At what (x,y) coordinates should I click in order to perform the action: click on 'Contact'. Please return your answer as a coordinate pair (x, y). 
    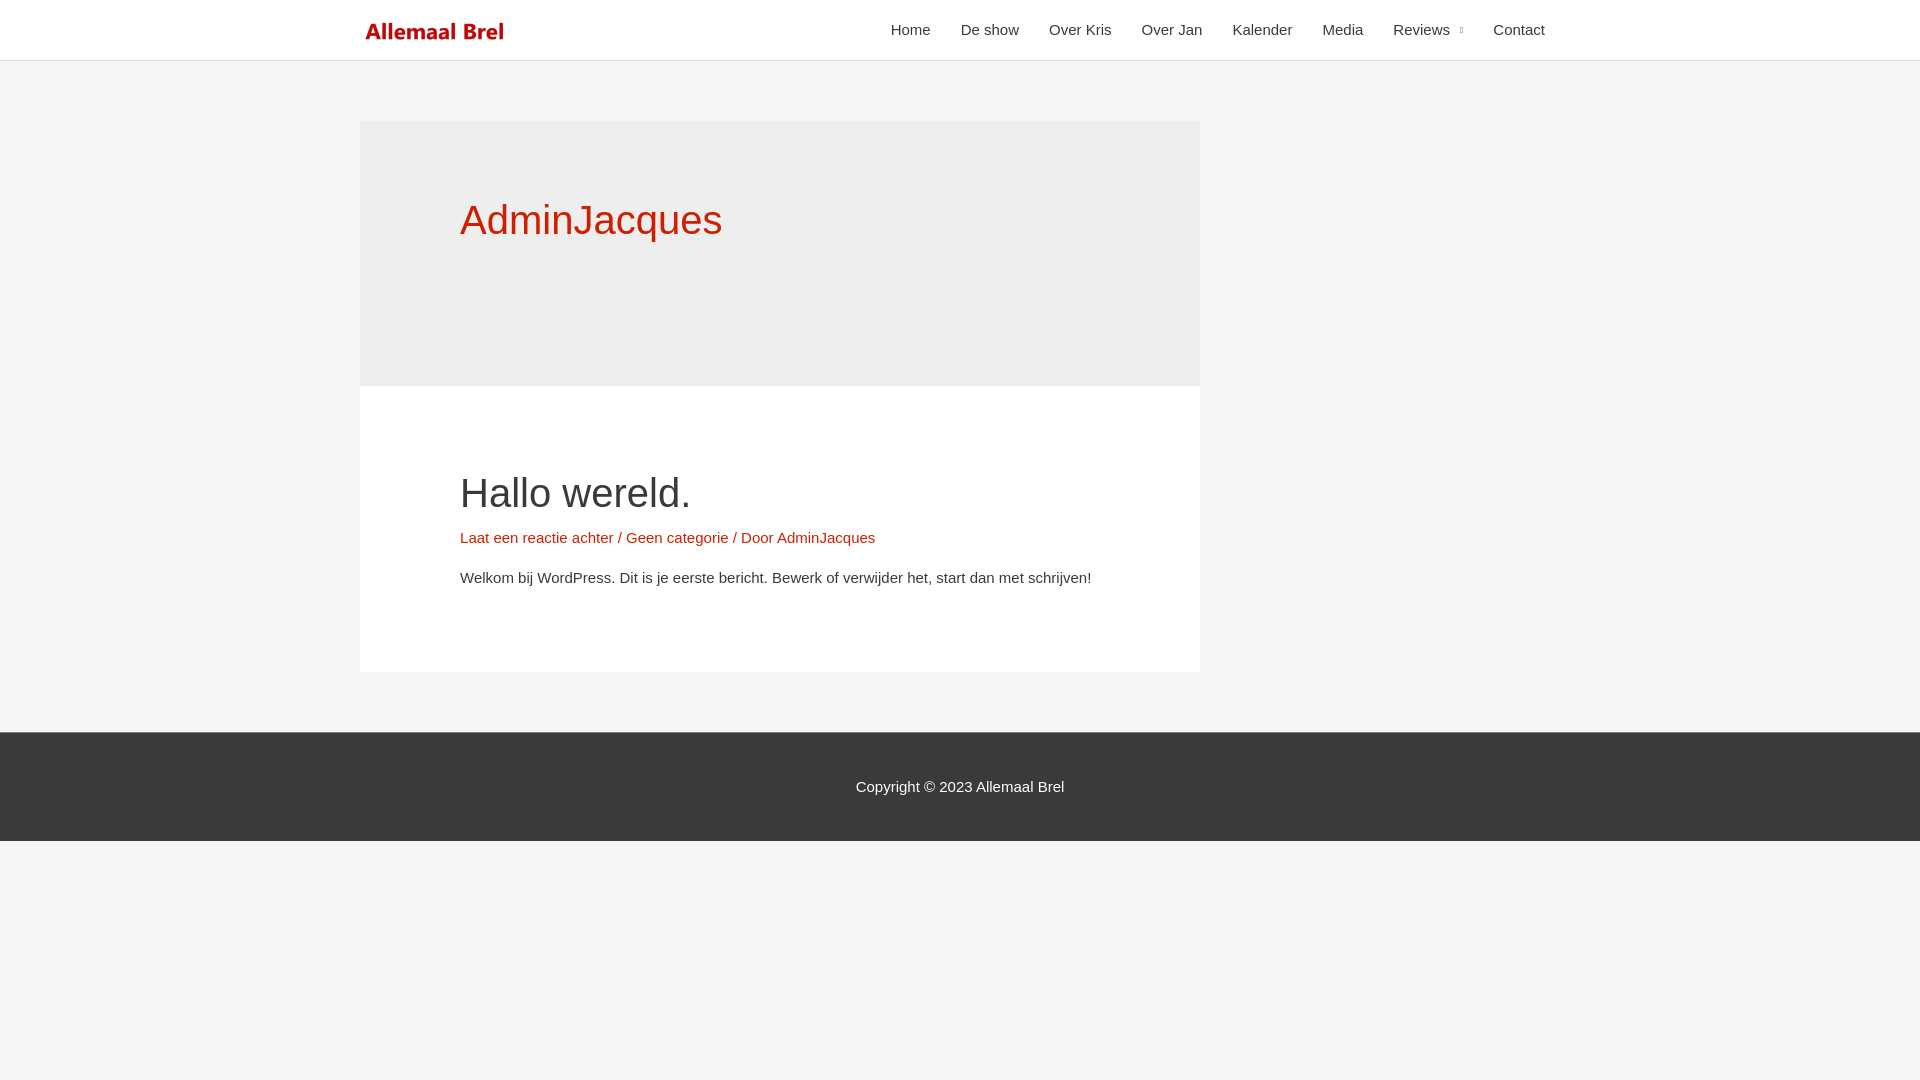
    Looking at the image, I should click on (1478, 30).